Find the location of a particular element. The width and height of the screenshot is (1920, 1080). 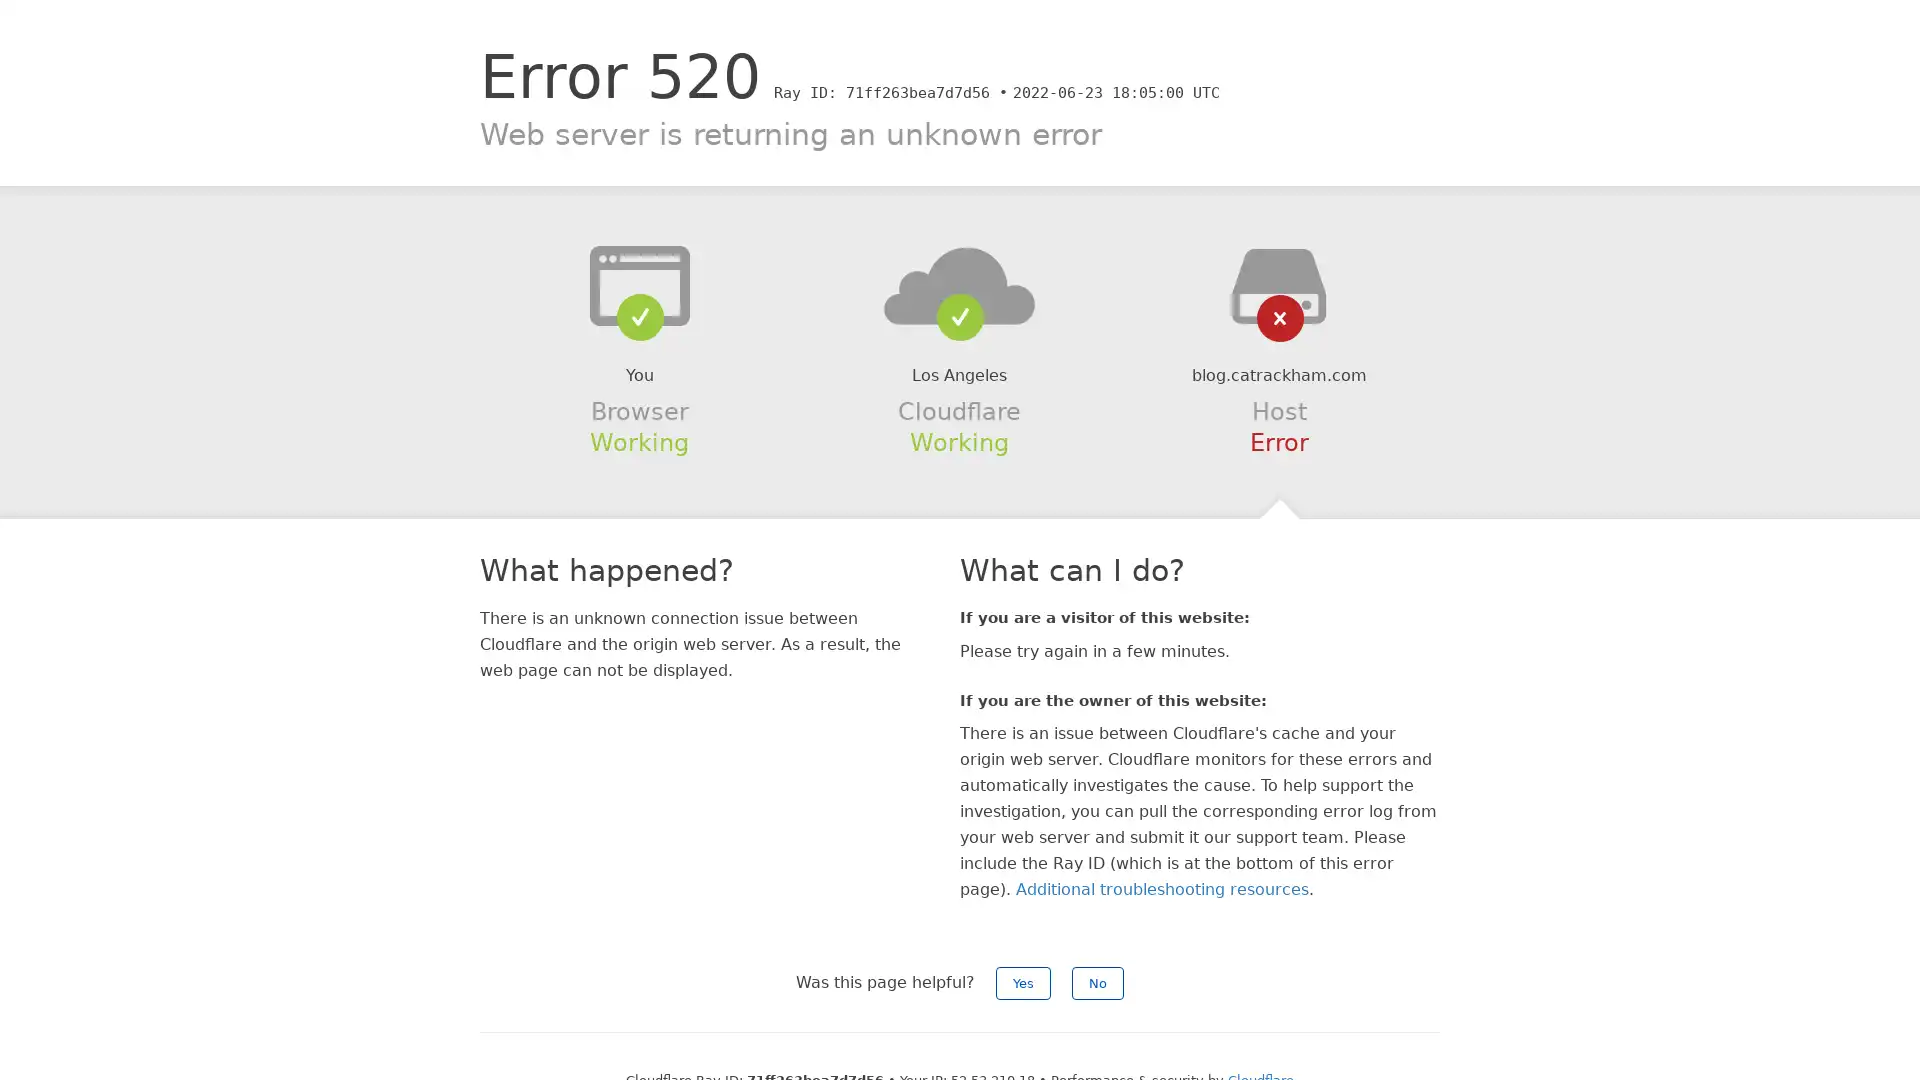

Yes is located at coordinates (1023, 982).